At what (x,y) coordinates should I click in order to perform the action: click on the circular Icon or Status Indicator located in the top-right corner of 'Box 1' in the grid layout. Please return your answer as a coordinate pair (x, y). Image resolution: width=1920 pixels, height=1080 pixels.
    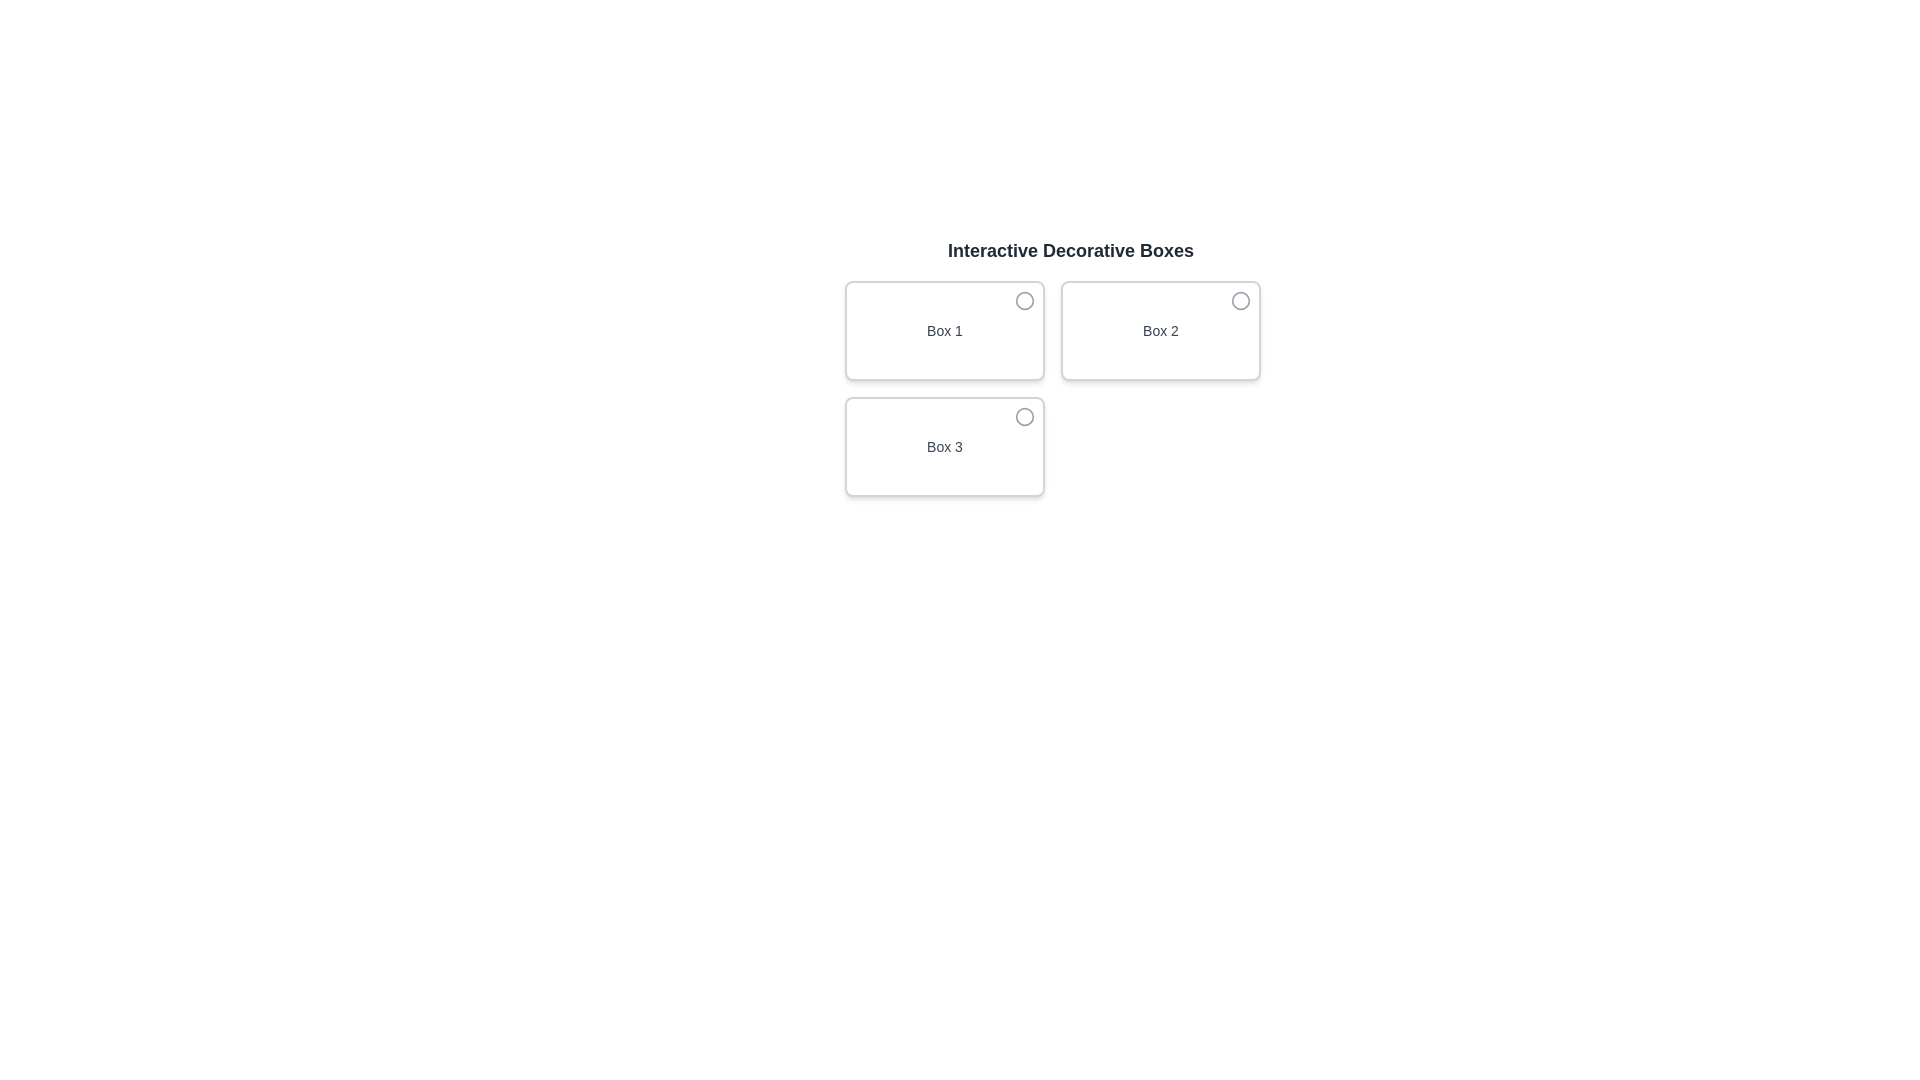
    Looking at the image, I should click on (1025, 300).